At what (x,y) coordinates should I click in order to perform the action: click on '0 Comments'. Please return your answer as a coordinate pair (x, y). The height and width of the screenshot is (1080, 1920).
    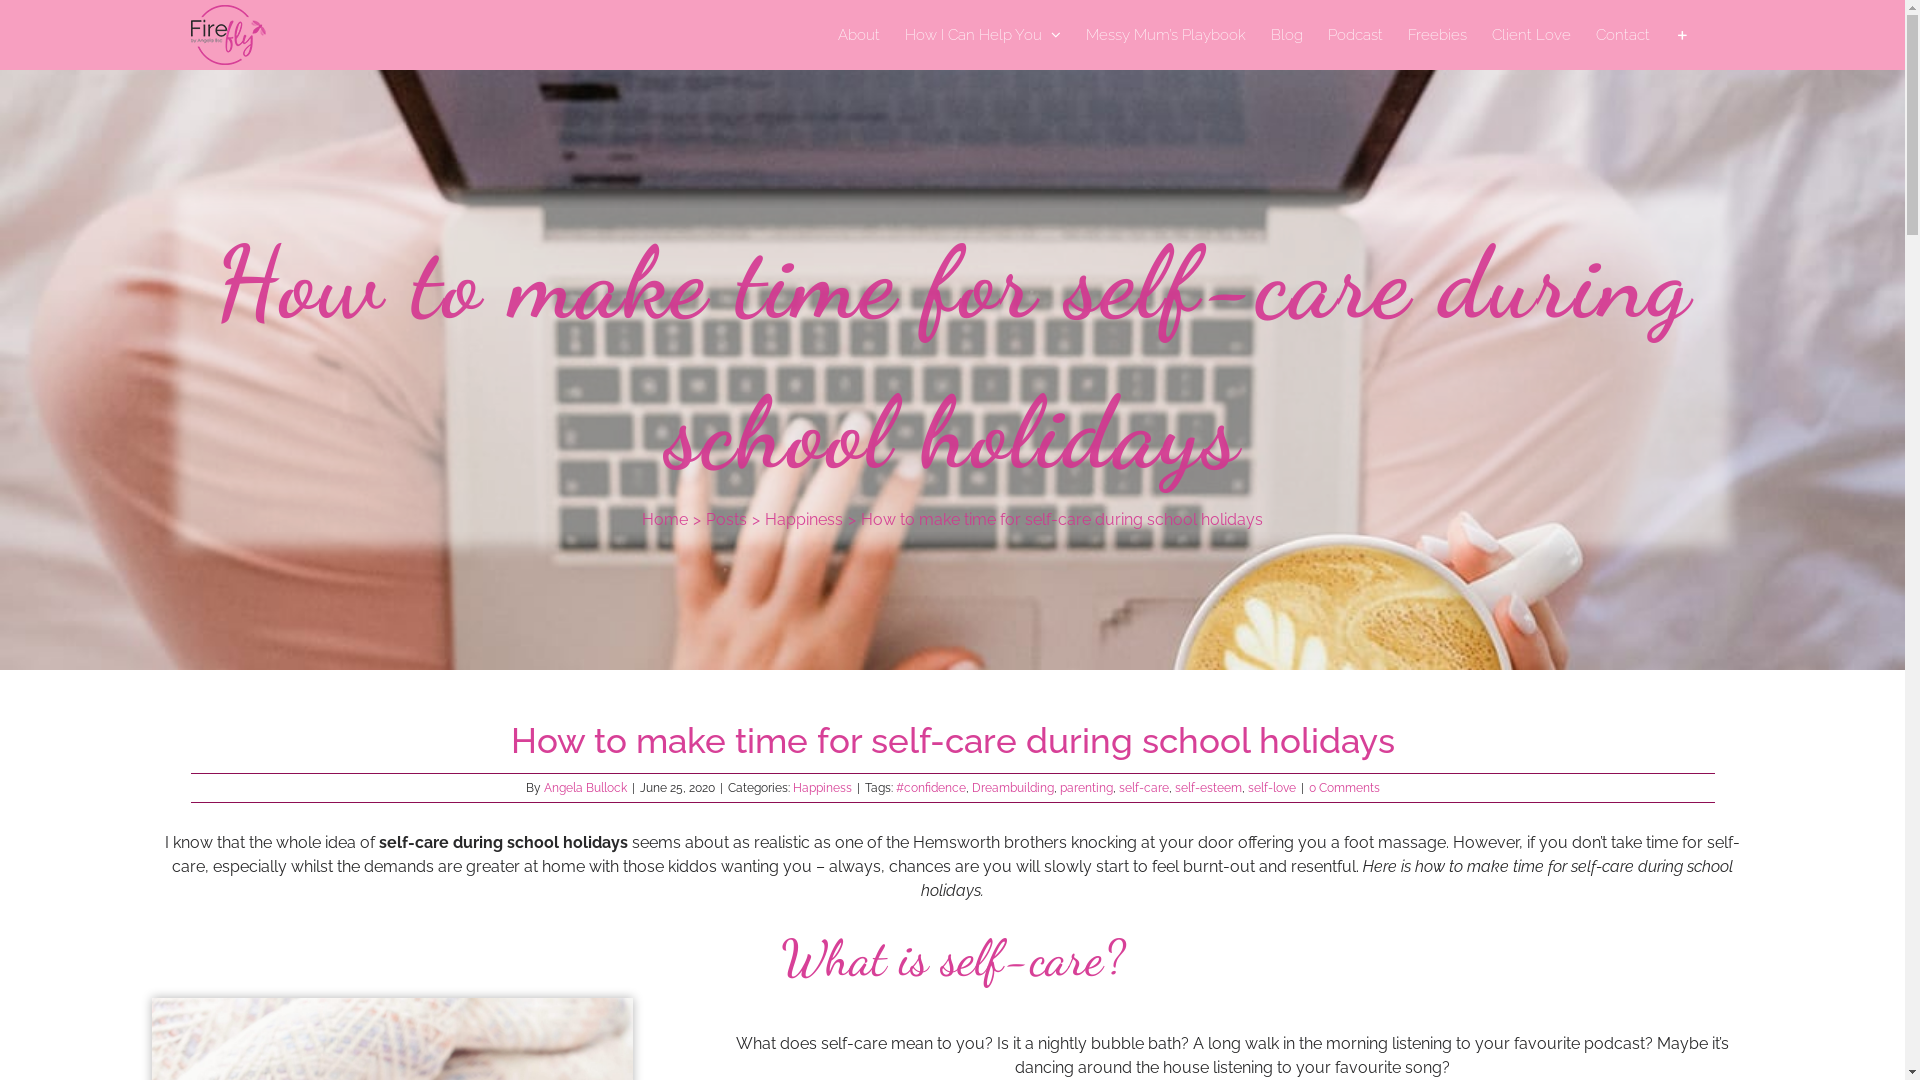
    Looking at the image, I should click on (1343, 786).